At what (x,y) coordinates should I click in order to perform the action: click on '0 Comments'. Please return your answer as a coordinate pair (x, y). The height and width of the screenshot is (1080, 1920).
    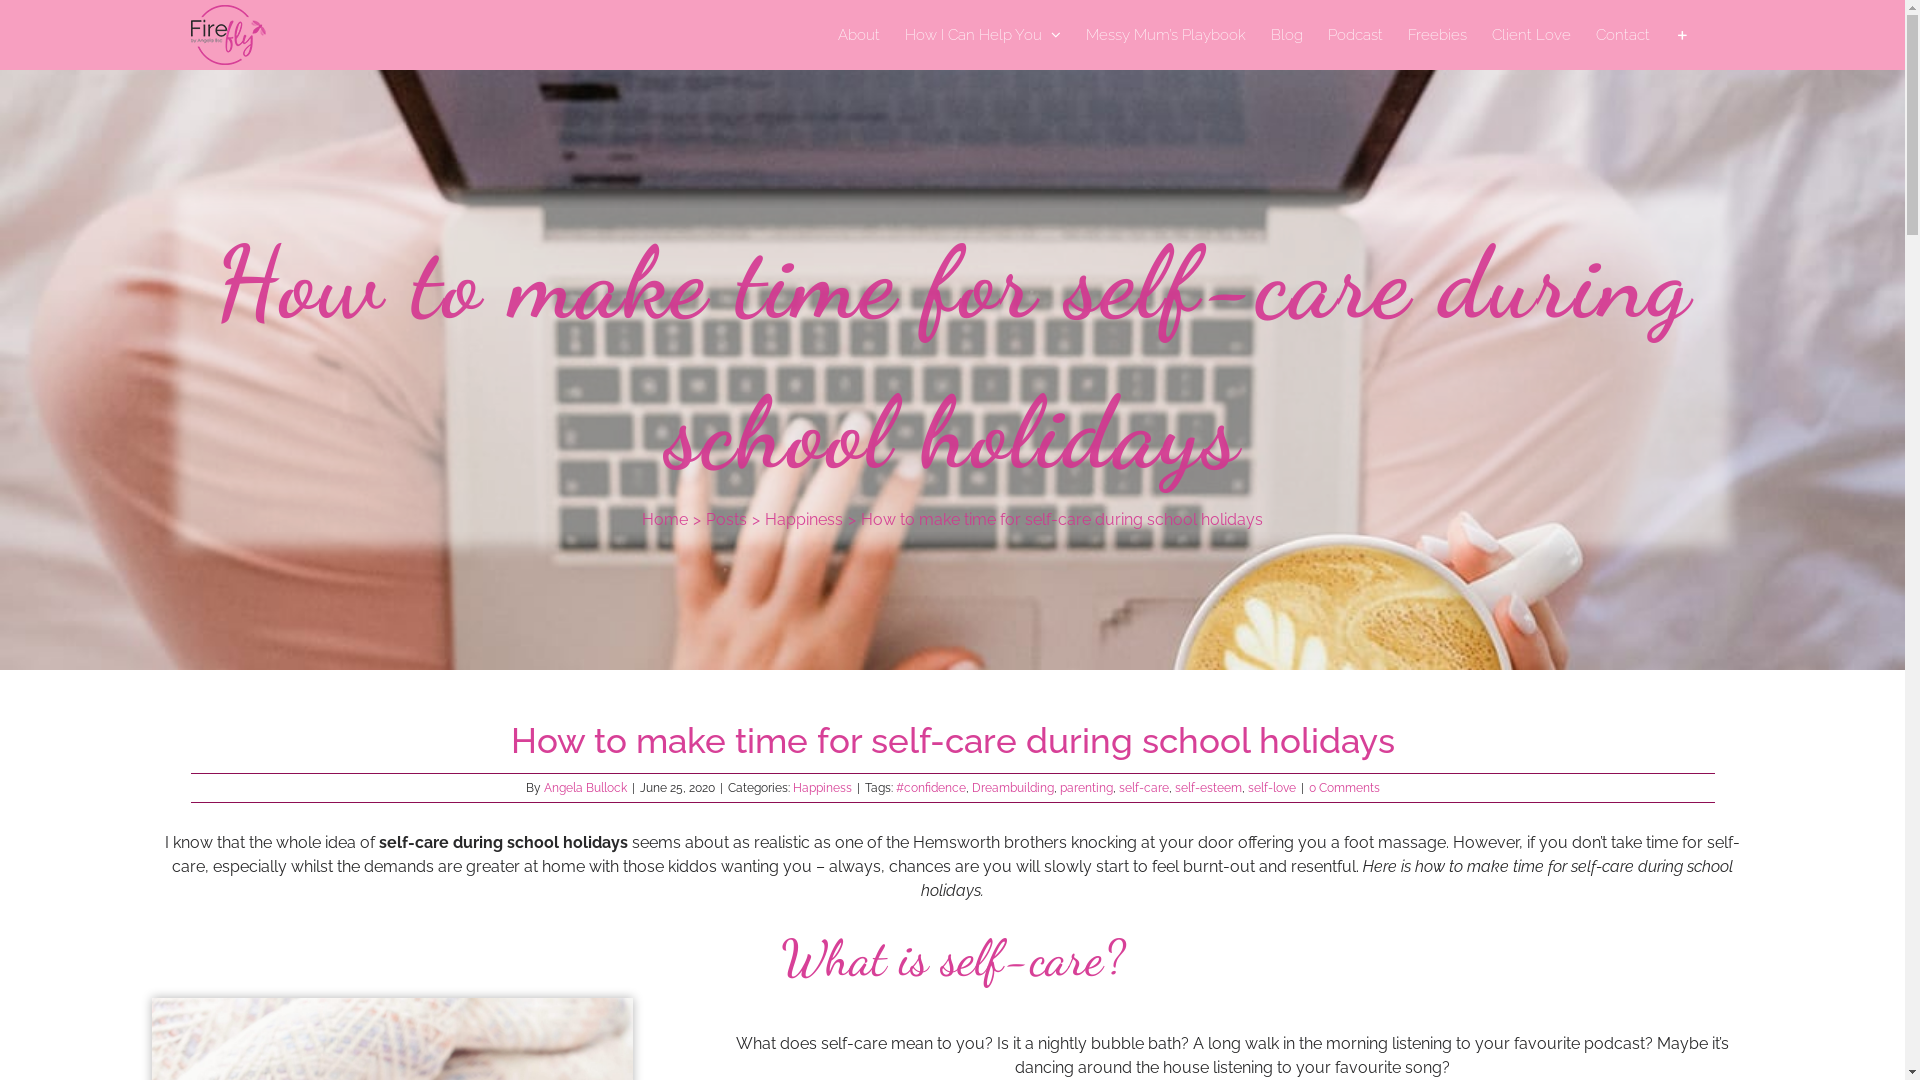
    Looking at the image, I should click on (1343, 786).